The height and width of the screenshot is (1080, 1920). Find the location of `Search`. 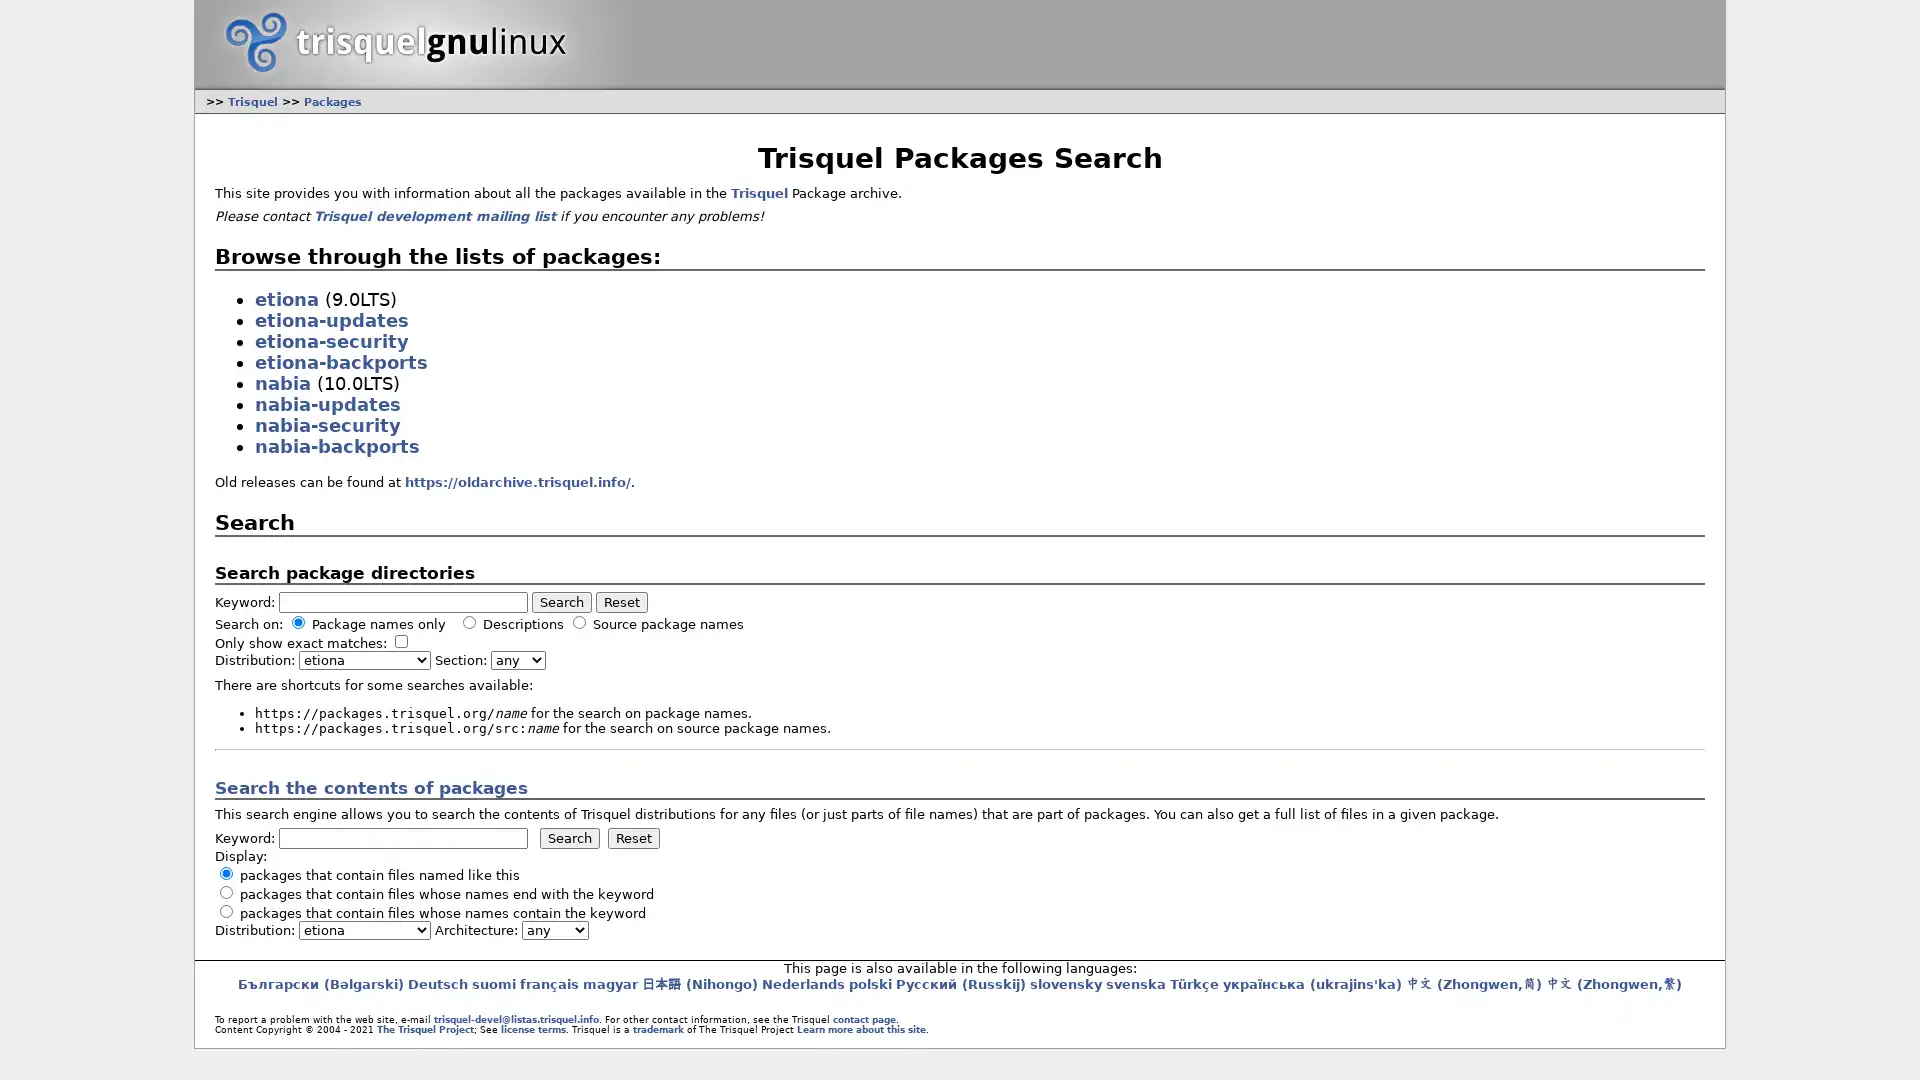

Search is located at coordinates (568, 837).